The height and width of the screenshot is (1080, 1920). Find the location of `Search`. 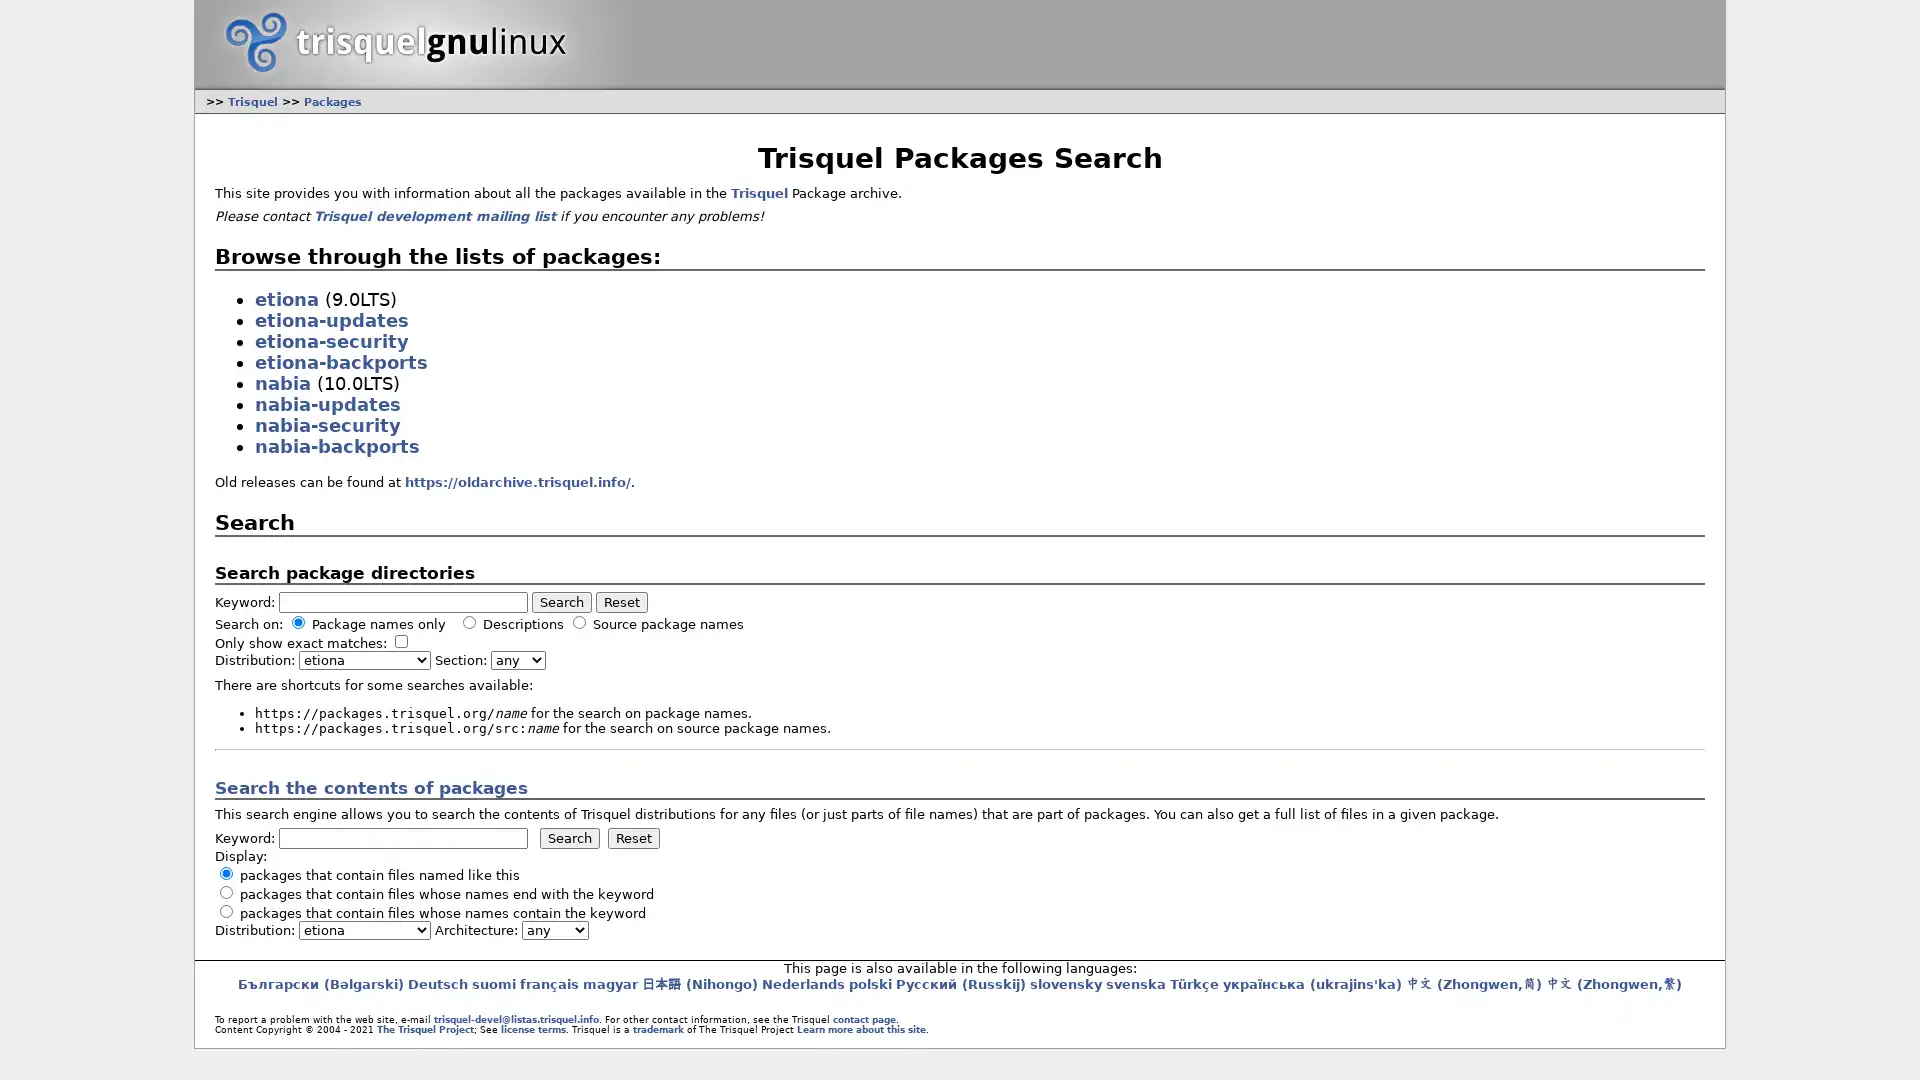

Search is located at coordinates (568, 837).